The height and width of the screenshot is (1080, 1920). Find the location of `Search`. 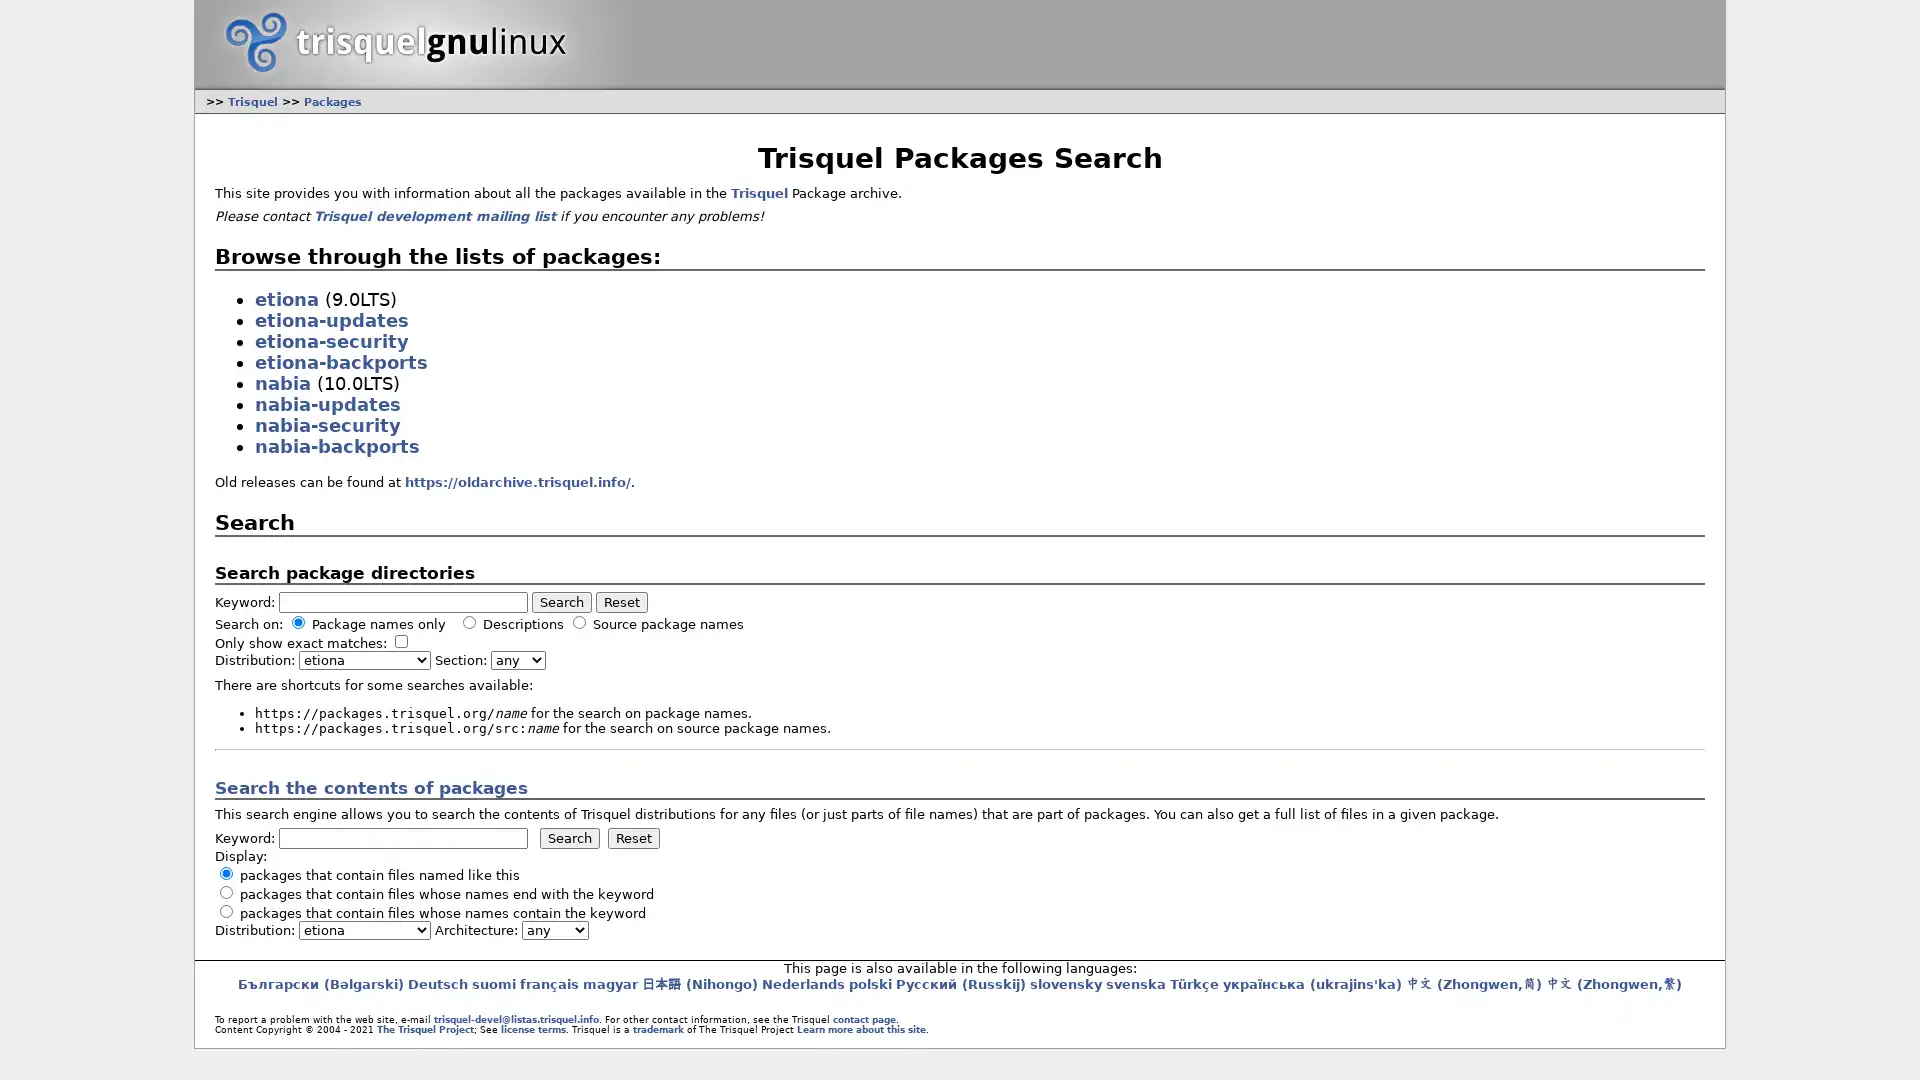

Search is located at coordinates (568, 837).